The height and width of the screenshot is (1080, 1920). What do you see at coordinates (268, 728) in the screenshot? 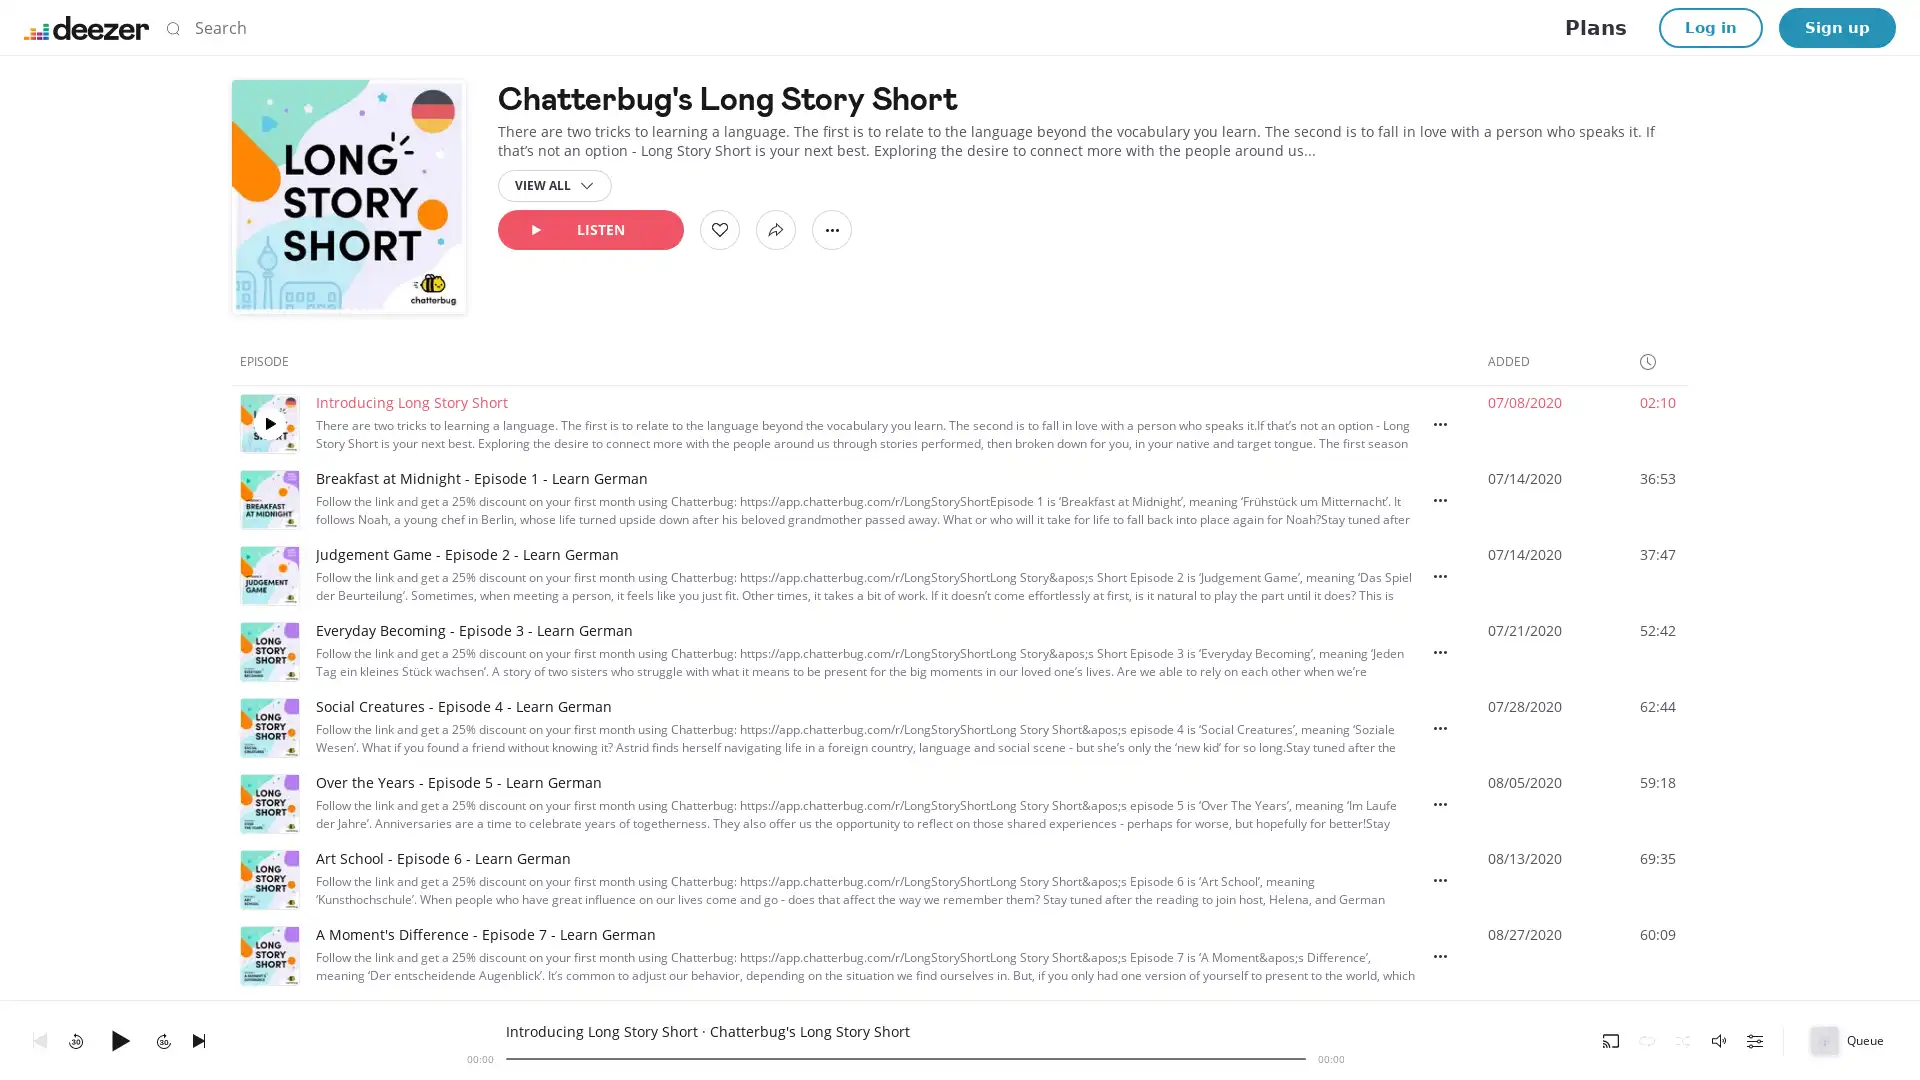
I see `Play Social Creatures - Episode 4 - Learn German by Chatterbug's Long Story Short` at bounding box center [268, 728].